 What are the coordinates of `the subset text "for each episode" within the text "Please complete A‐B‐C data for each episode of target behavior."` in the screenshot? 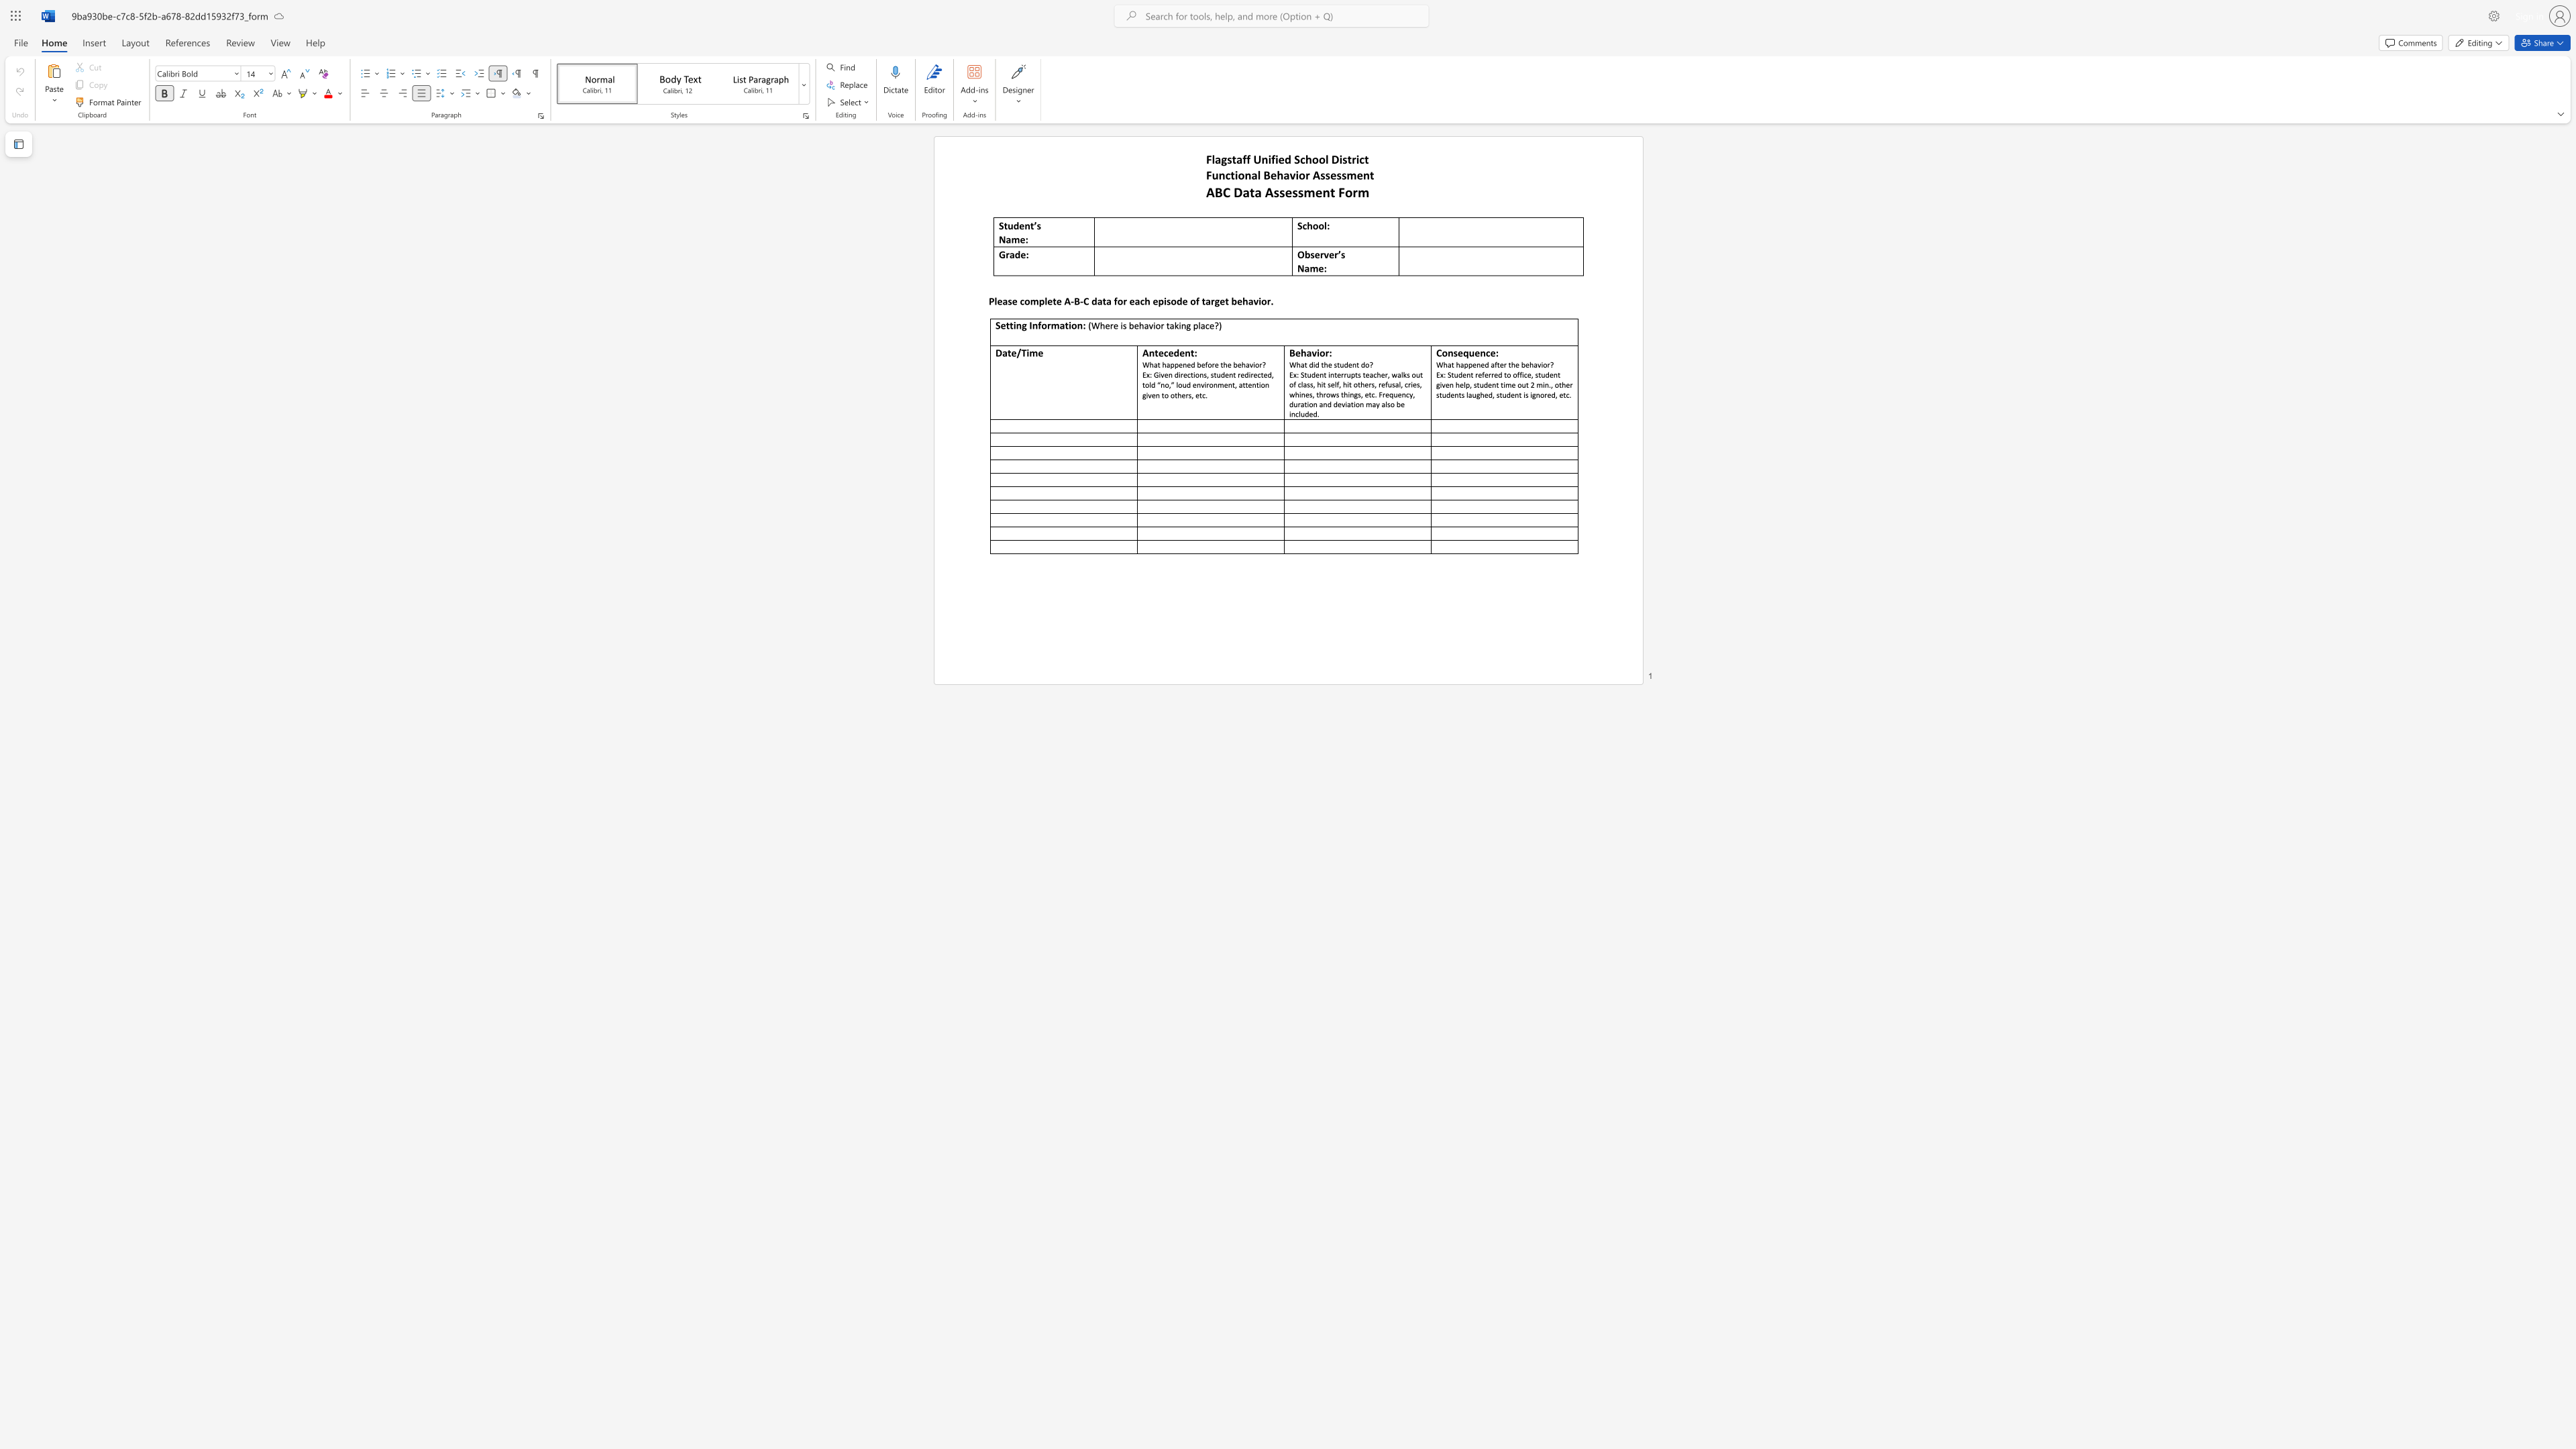 It's located at (1114, 301).